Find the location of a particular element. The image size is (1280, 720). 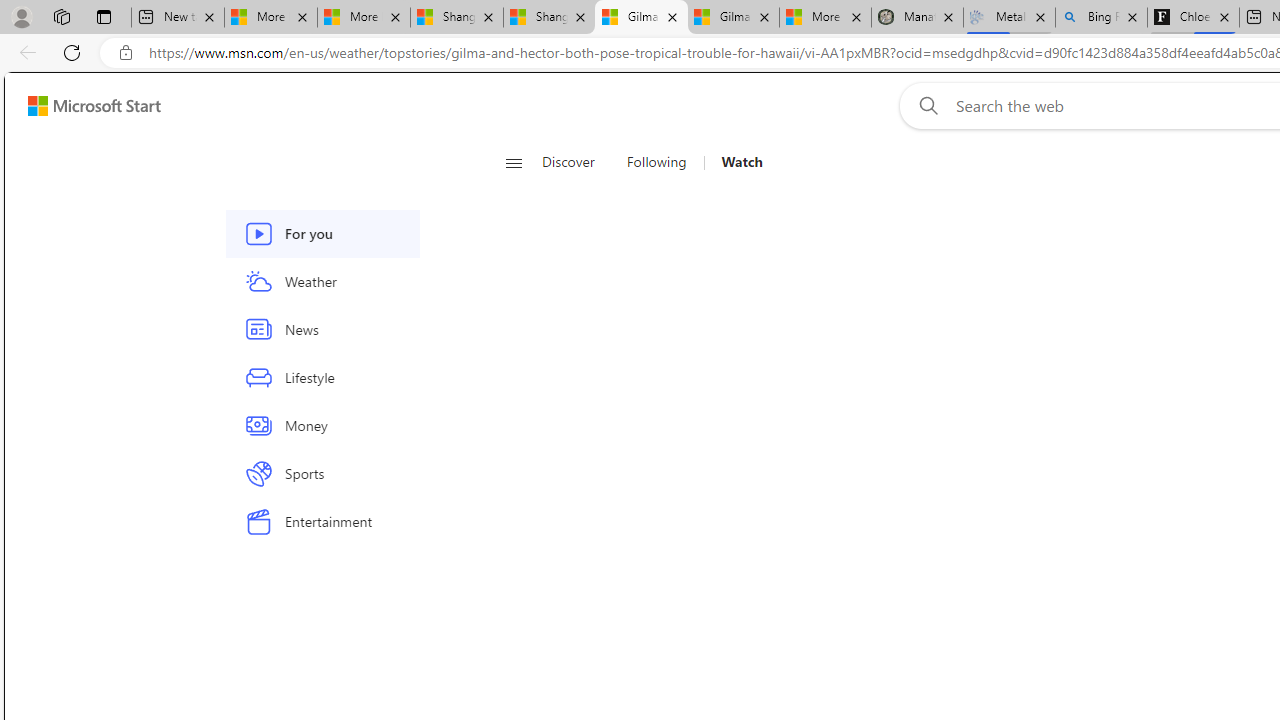

'Watch' is located at coordinates (733, 162).